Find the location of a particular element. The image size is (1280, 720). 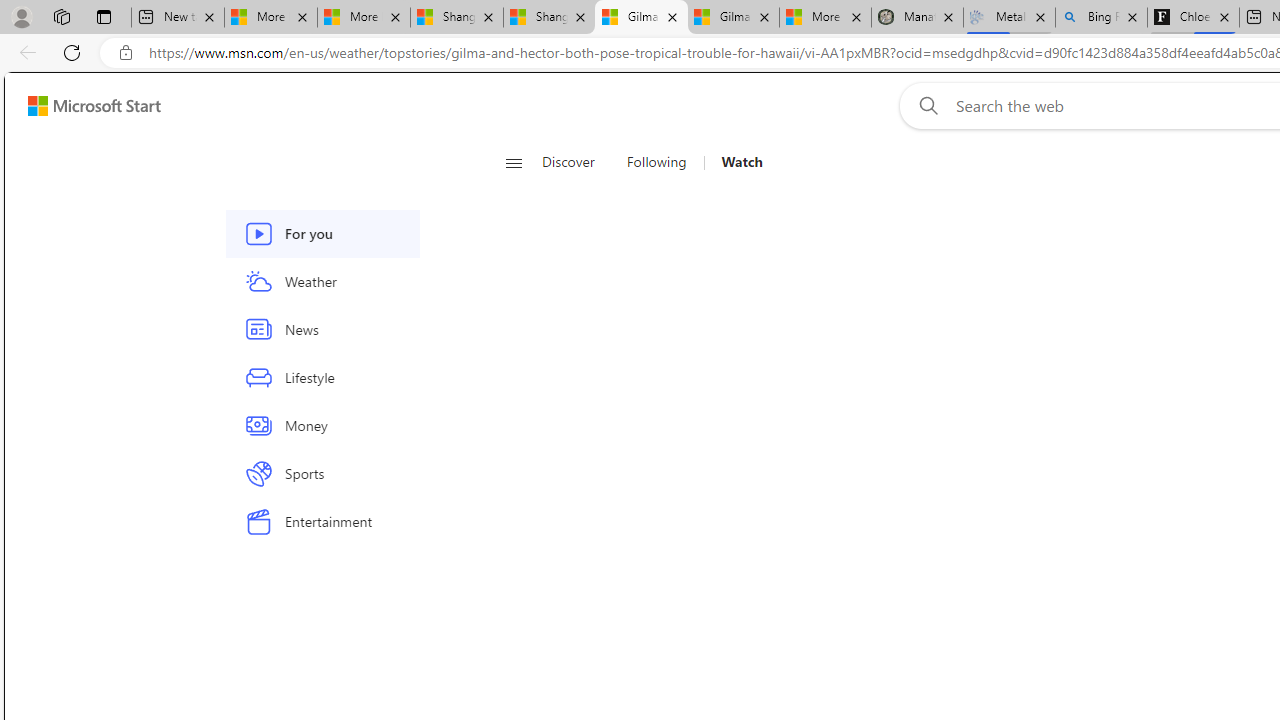

'Watch' is located at coordinates (733, 162).